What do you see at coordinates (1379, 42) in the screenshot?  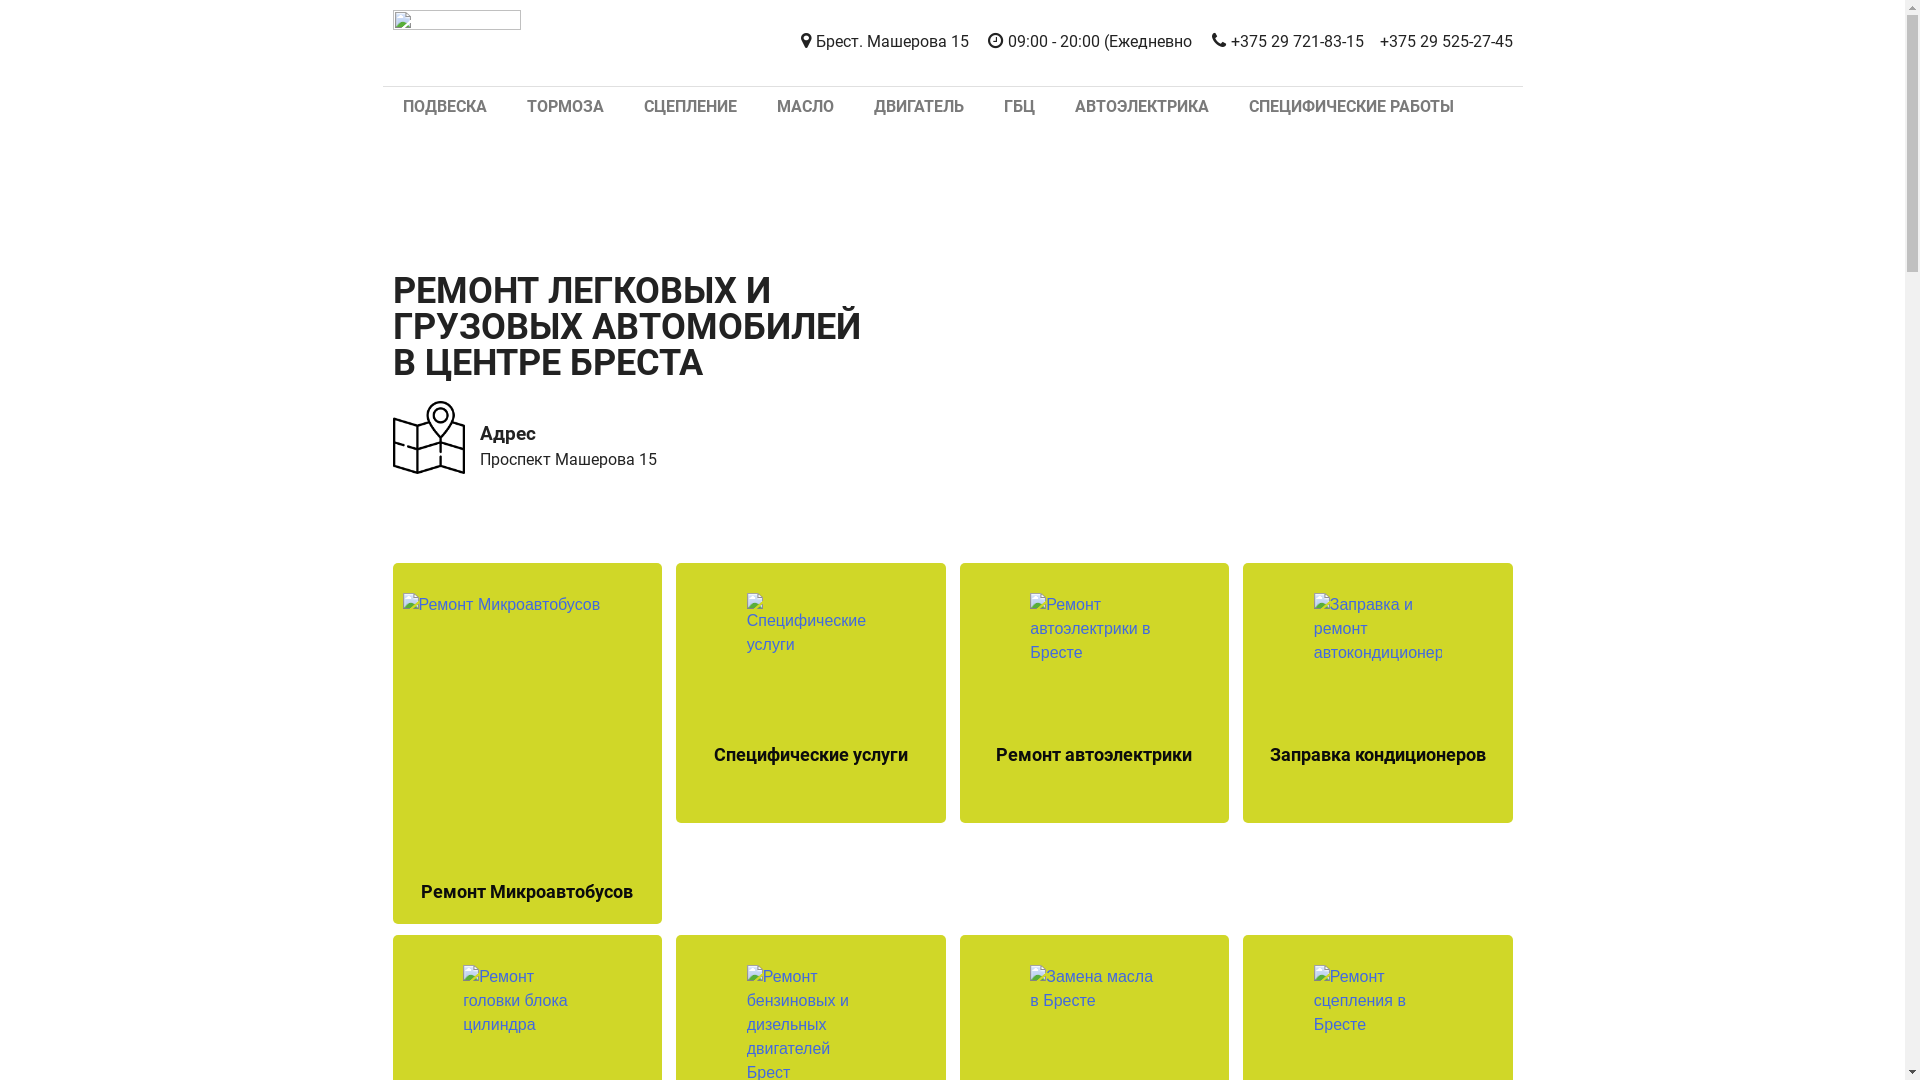 I see `'+375 29 525-27-45'` at bounding box center [1379, 42].